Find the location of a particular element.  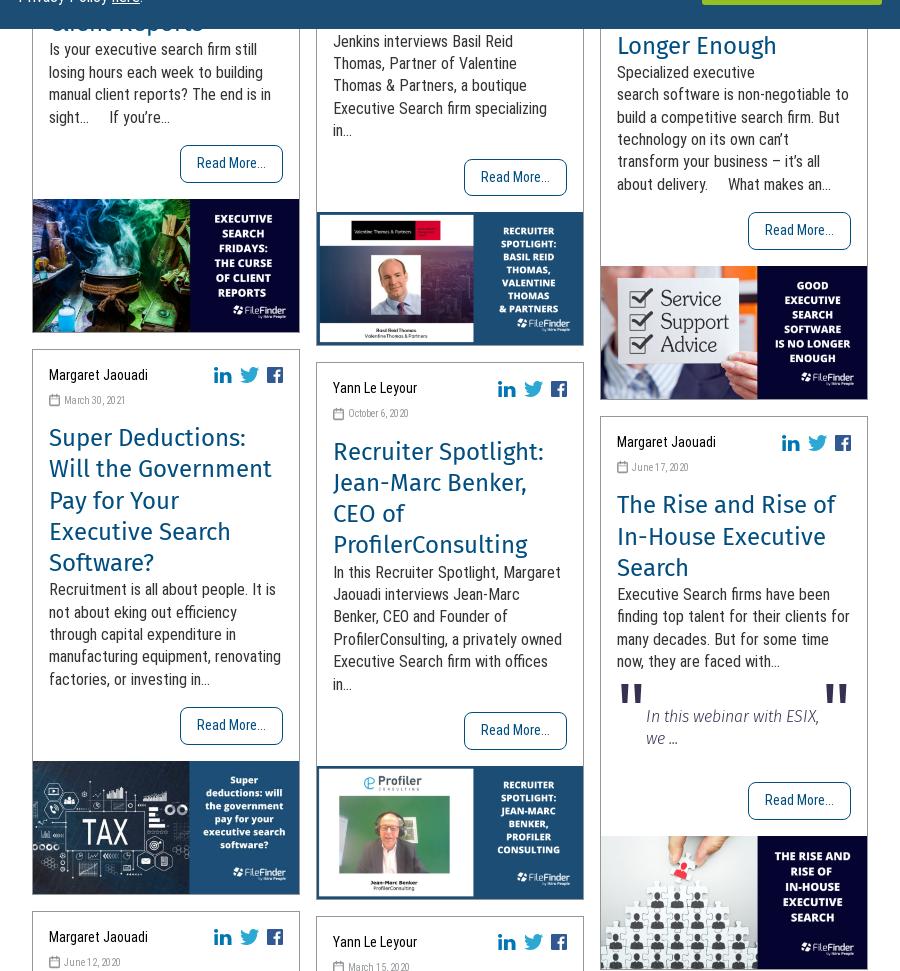

'In this Recruiter Spotlight, Aditi Jenkins interviews Basil Reid Thomas, Partner of Valentine Thomas & Partners, a boutique Executive Search firm specializing in...' is located at coordinates (332, 73).